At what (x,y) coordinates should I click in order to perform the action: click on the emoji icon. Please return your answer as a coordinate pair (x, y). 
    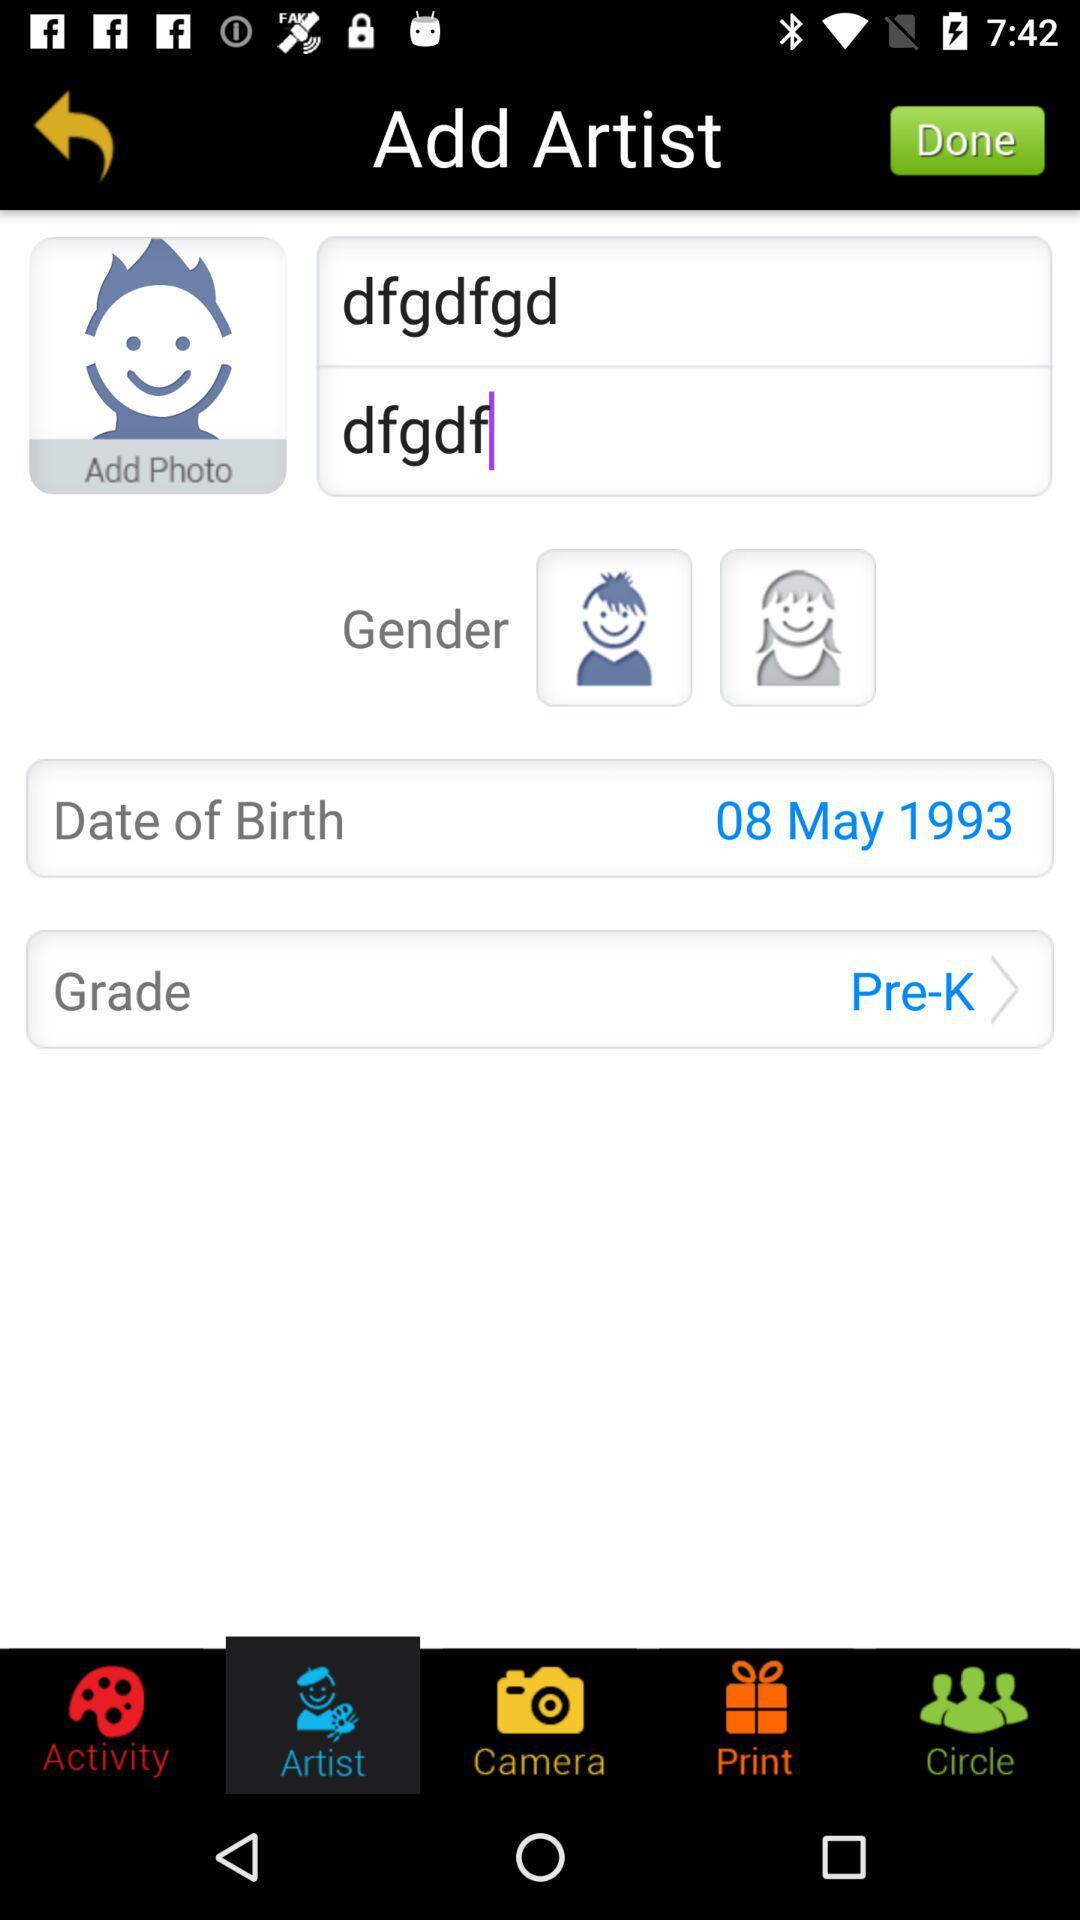
    Looking at the image, I should click on (797, 626).